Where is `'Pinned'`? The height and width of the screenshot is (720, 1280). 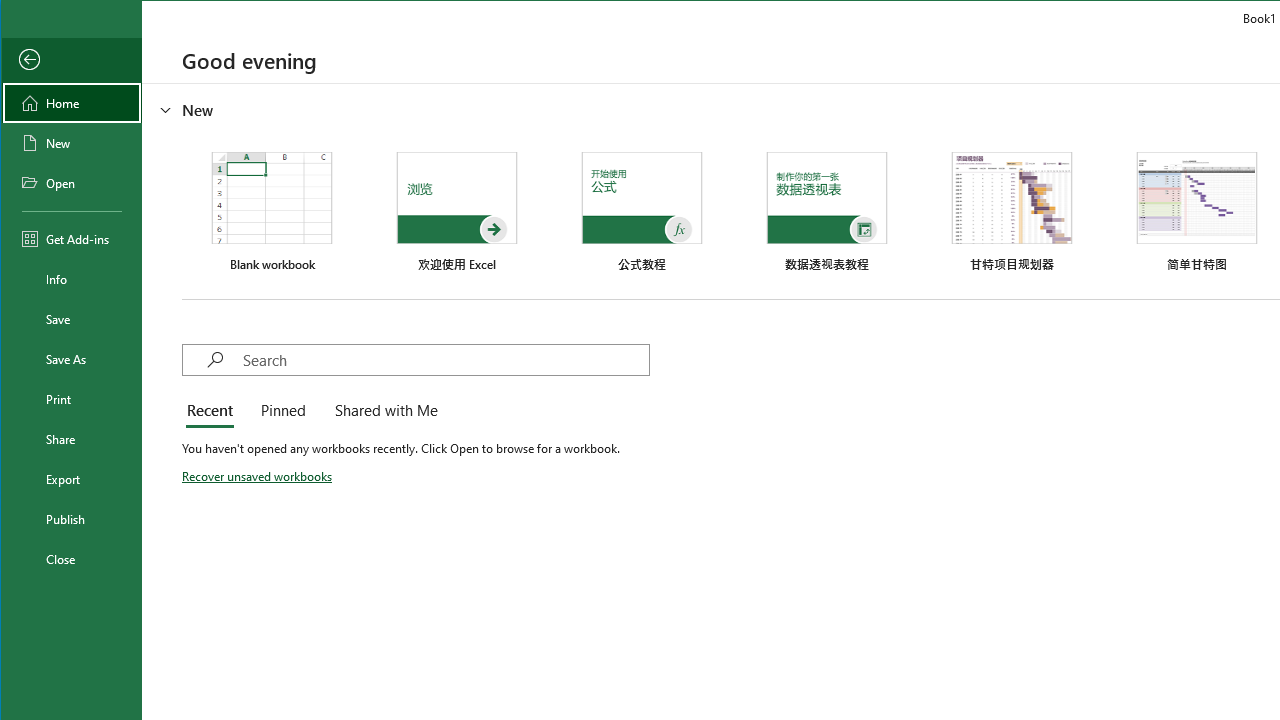
'Pinned' is located at coordinates (281, 410).